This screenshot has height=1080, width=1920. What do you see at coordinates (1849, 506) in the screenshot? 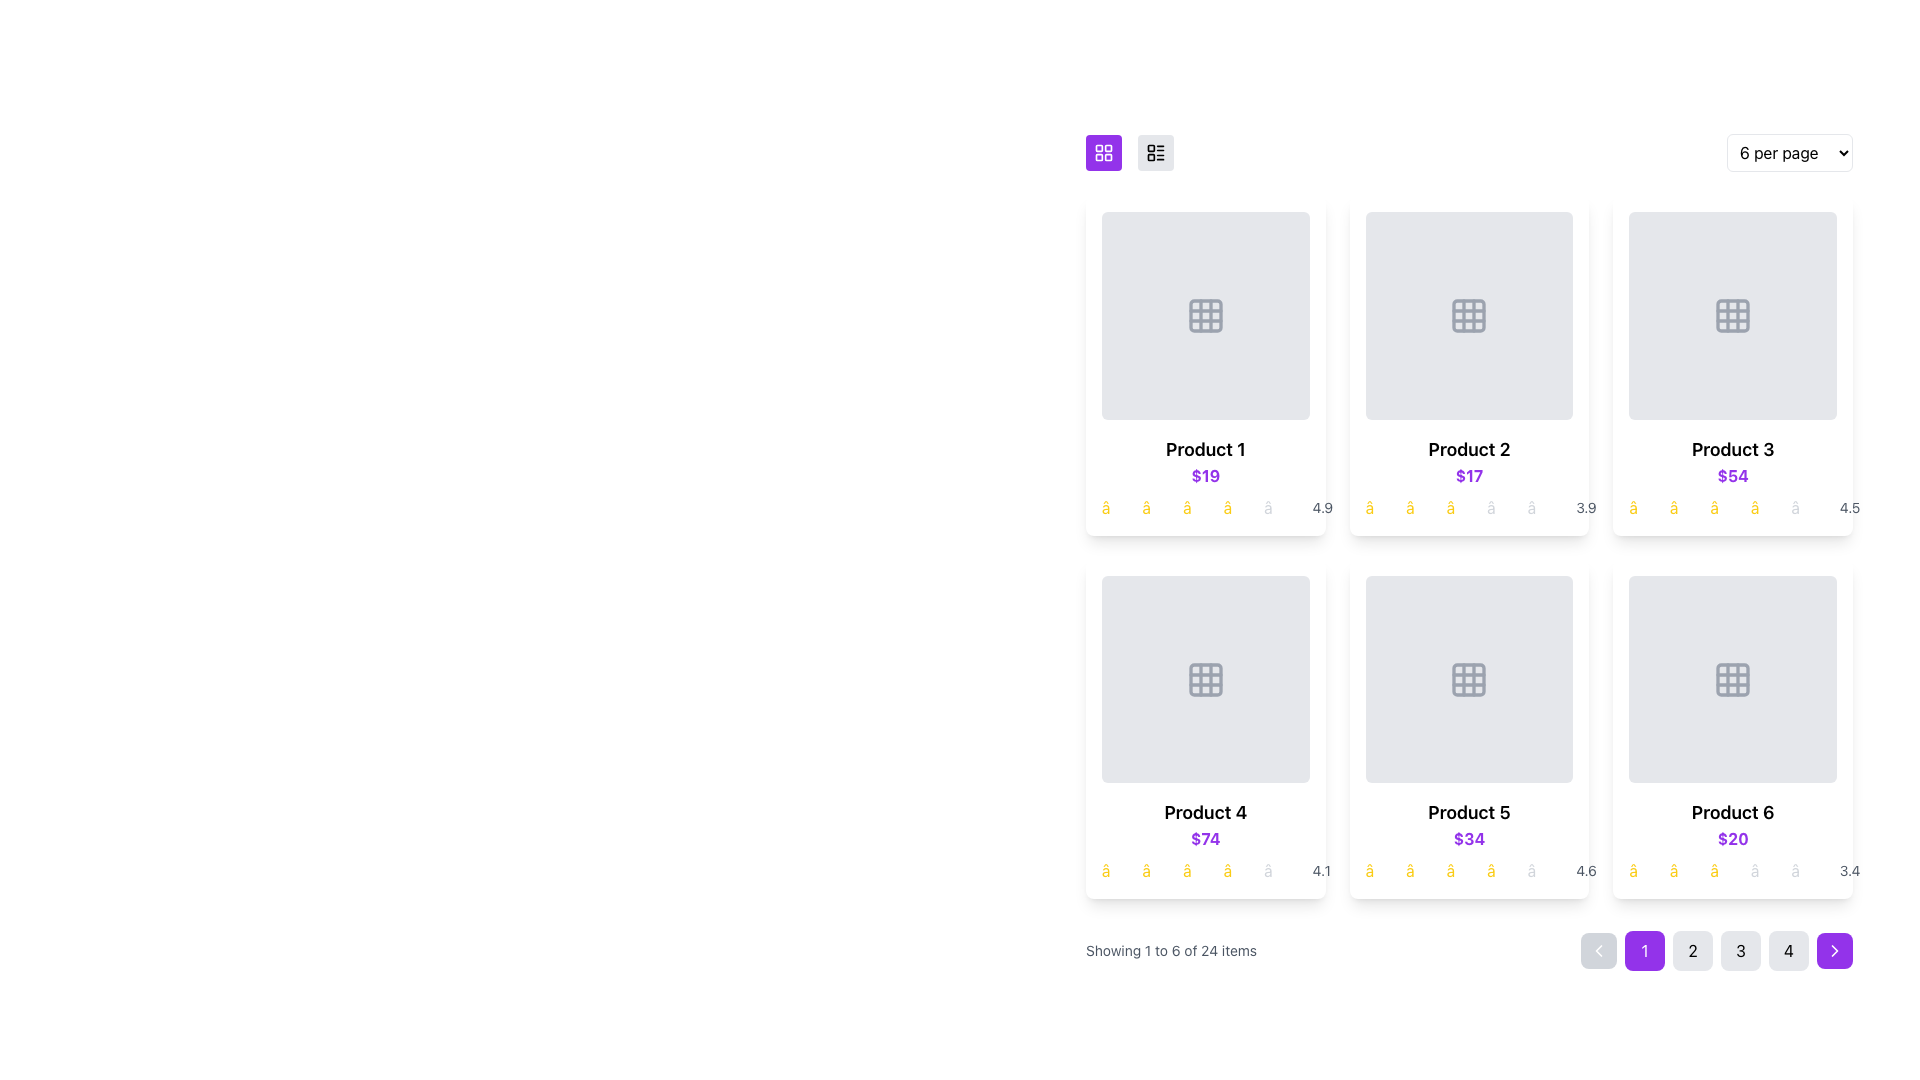
I see `the text label displaying the numeric value '4.5', which is styled in gray and positioned next to star icons indicating a rating system for 'Product 3'` at bounding box center [1849, 506].